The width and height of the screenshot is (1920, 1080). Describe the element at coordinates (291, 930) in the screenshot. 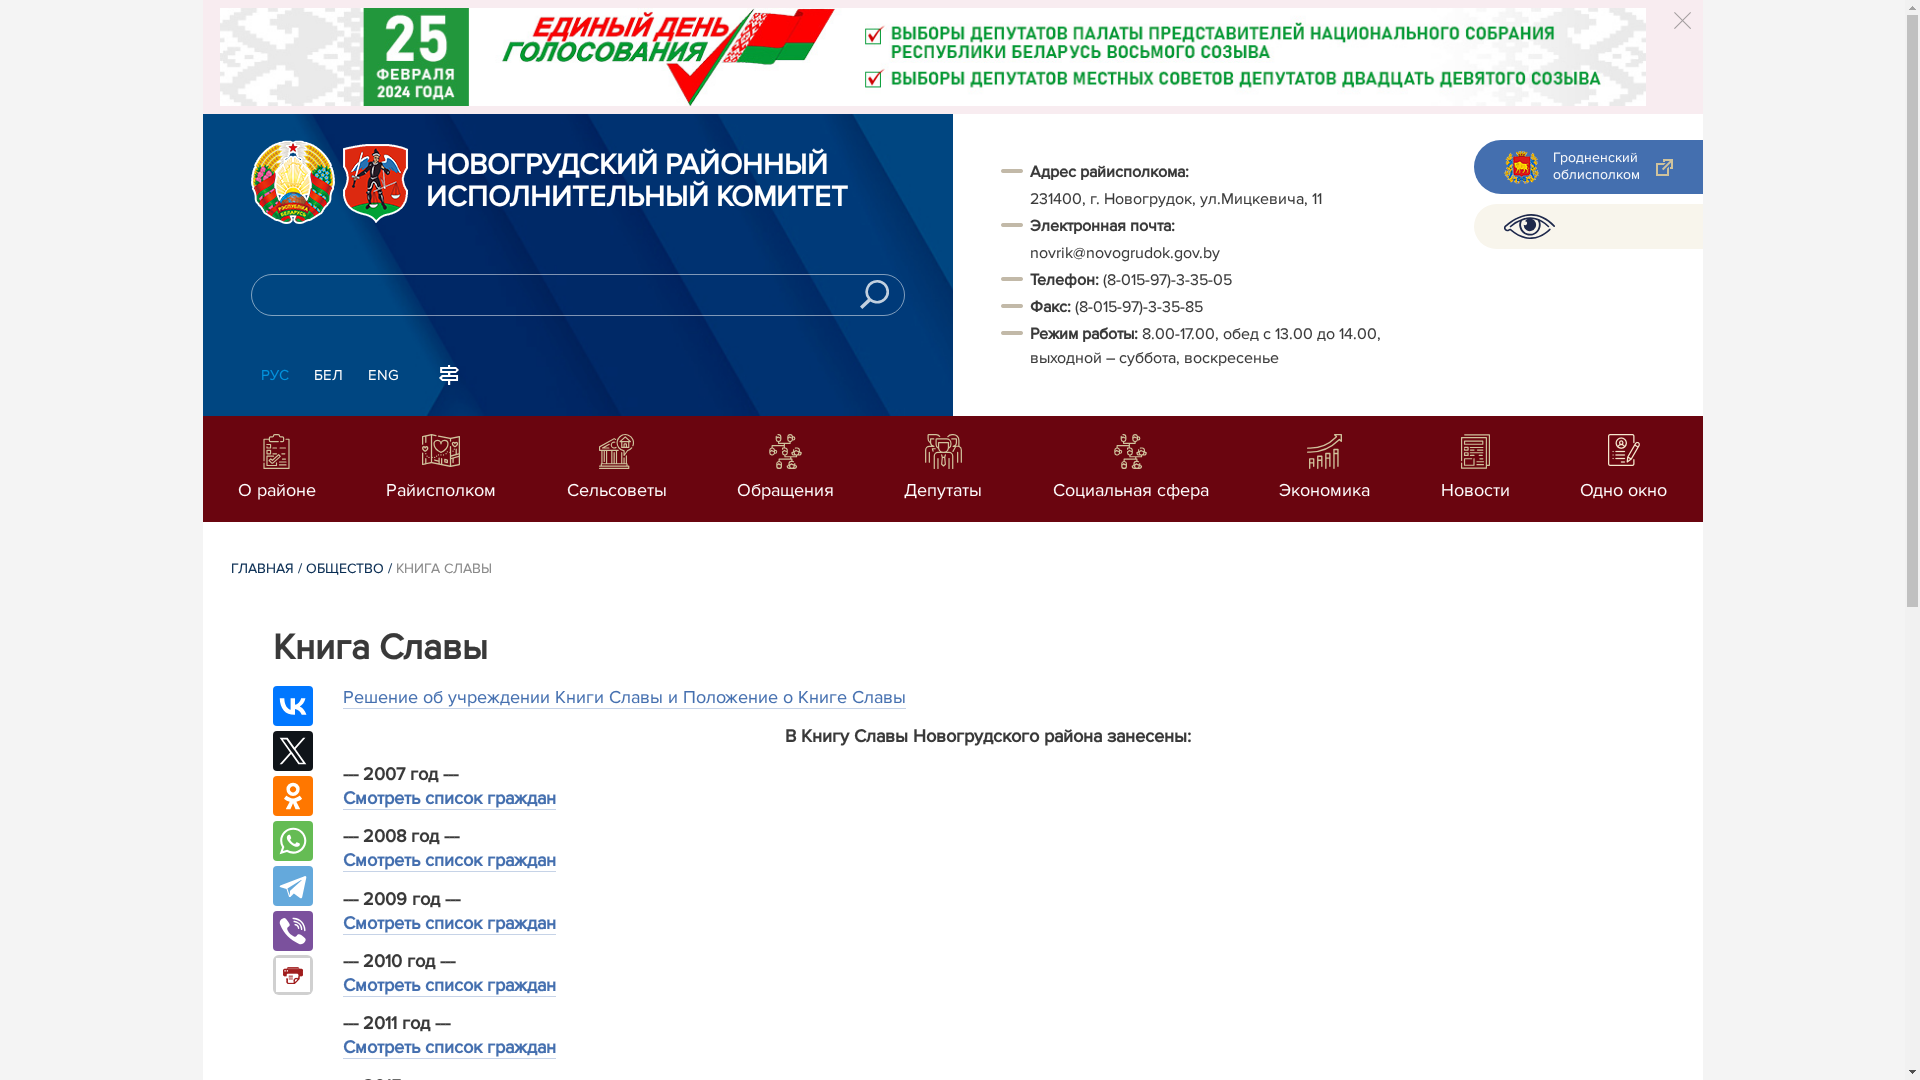

I see `'Viber'` at that location.